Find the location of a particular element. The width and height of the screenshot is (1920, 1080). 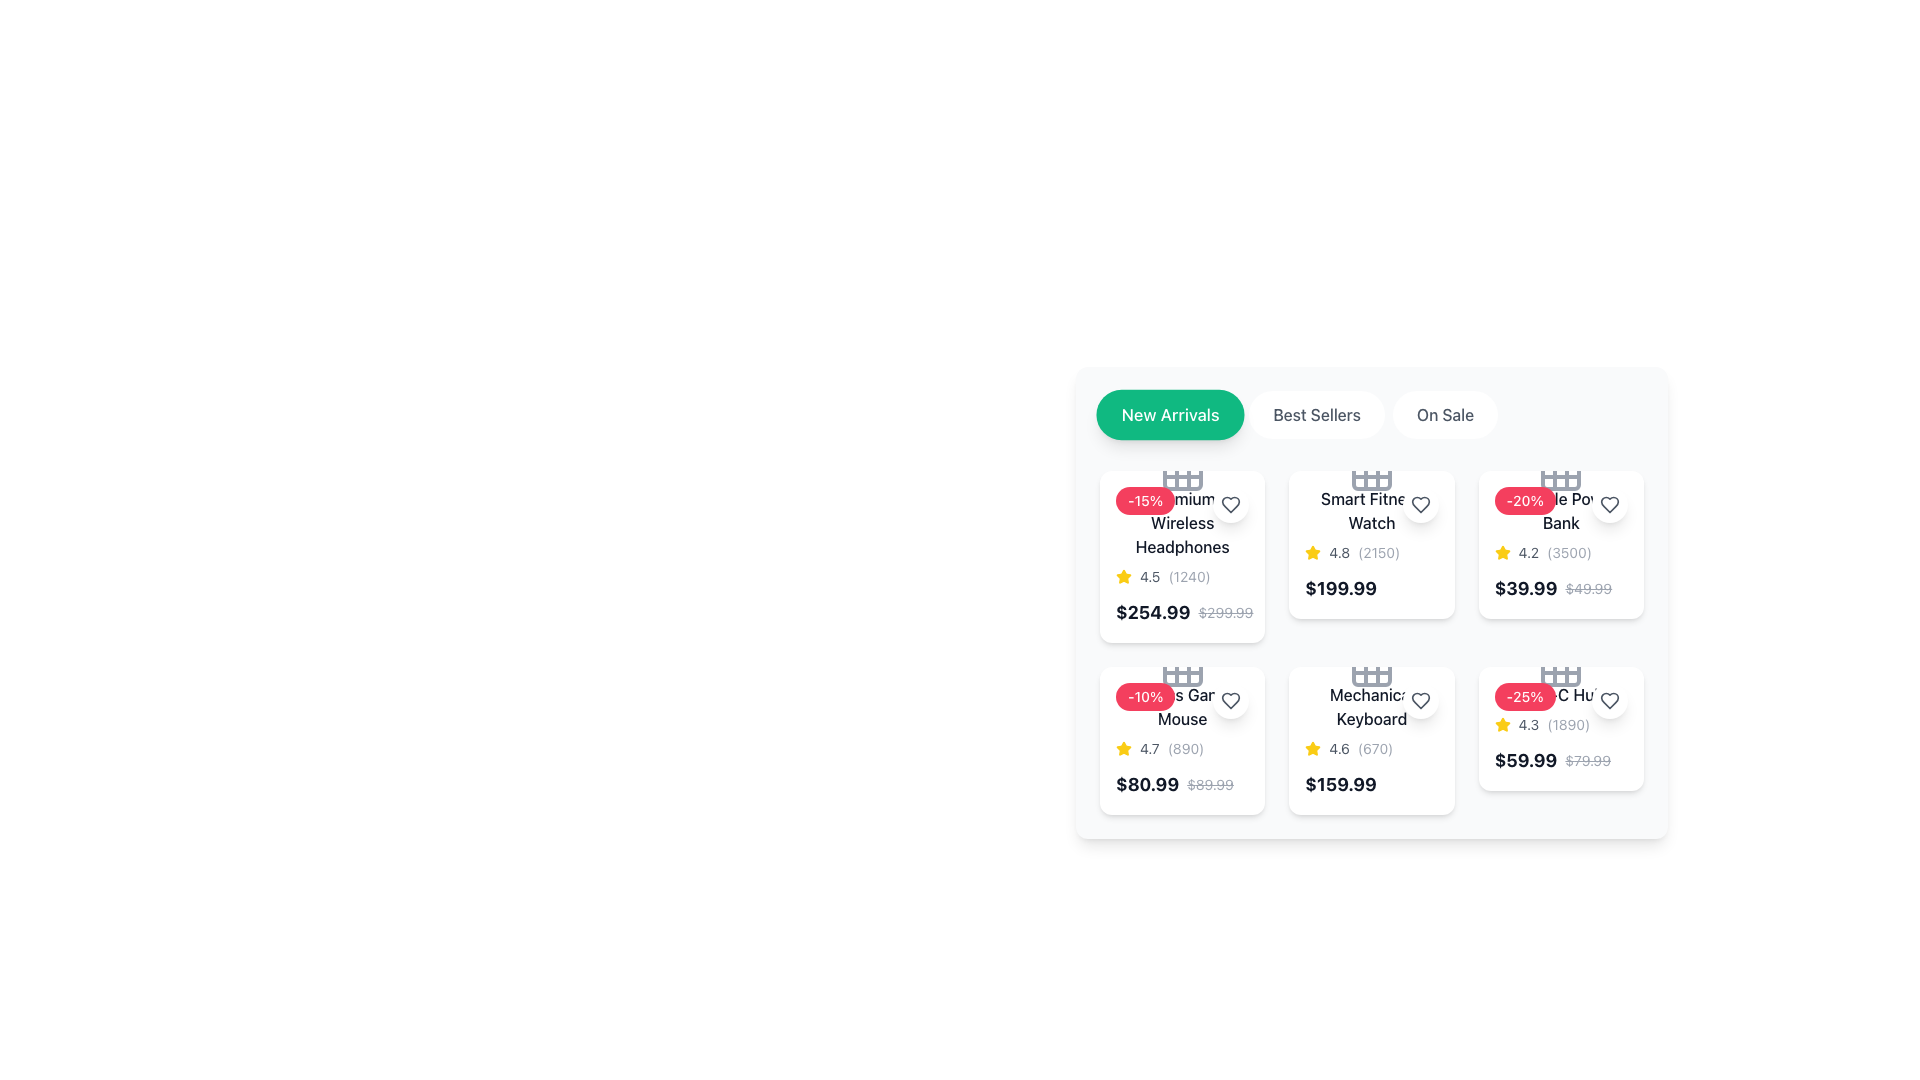

the icon representing the 'Smart Fitness Watch' located in the second card of the first row in the product grid for interaction is located at coordinates (1371, 470).